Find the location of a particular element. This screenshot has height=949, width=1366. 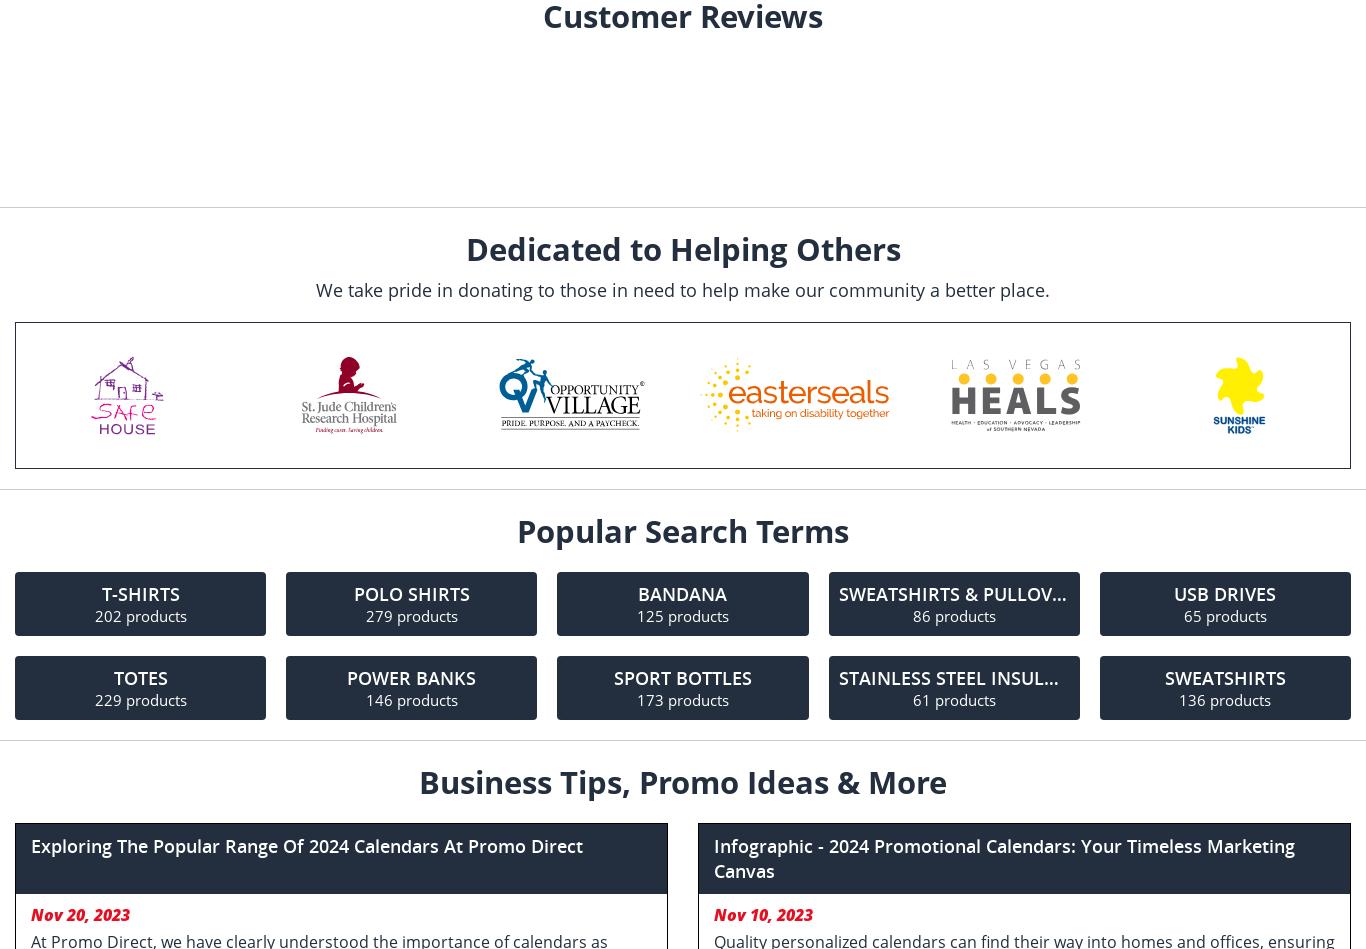

'Sweatshirts' is located at coordinates (1224, 677).